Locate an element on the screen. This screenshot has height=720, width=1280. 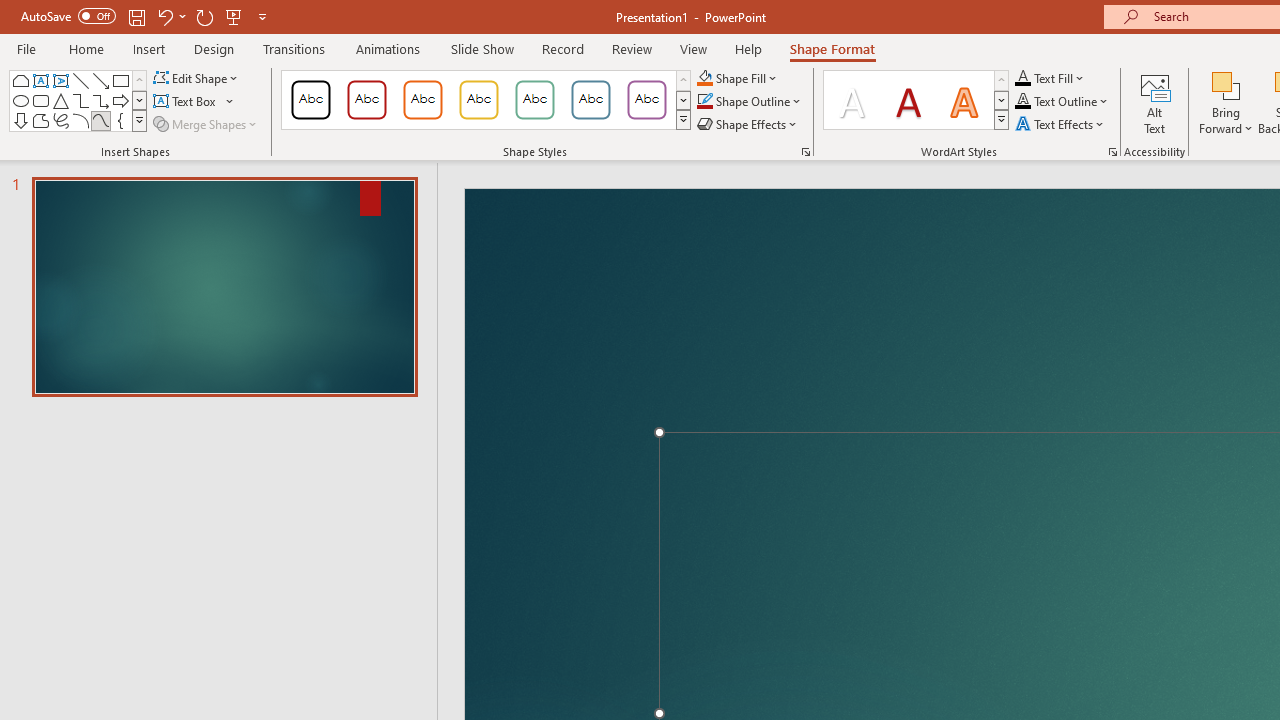
'Shape Format' is located at coordinates (832, 48).